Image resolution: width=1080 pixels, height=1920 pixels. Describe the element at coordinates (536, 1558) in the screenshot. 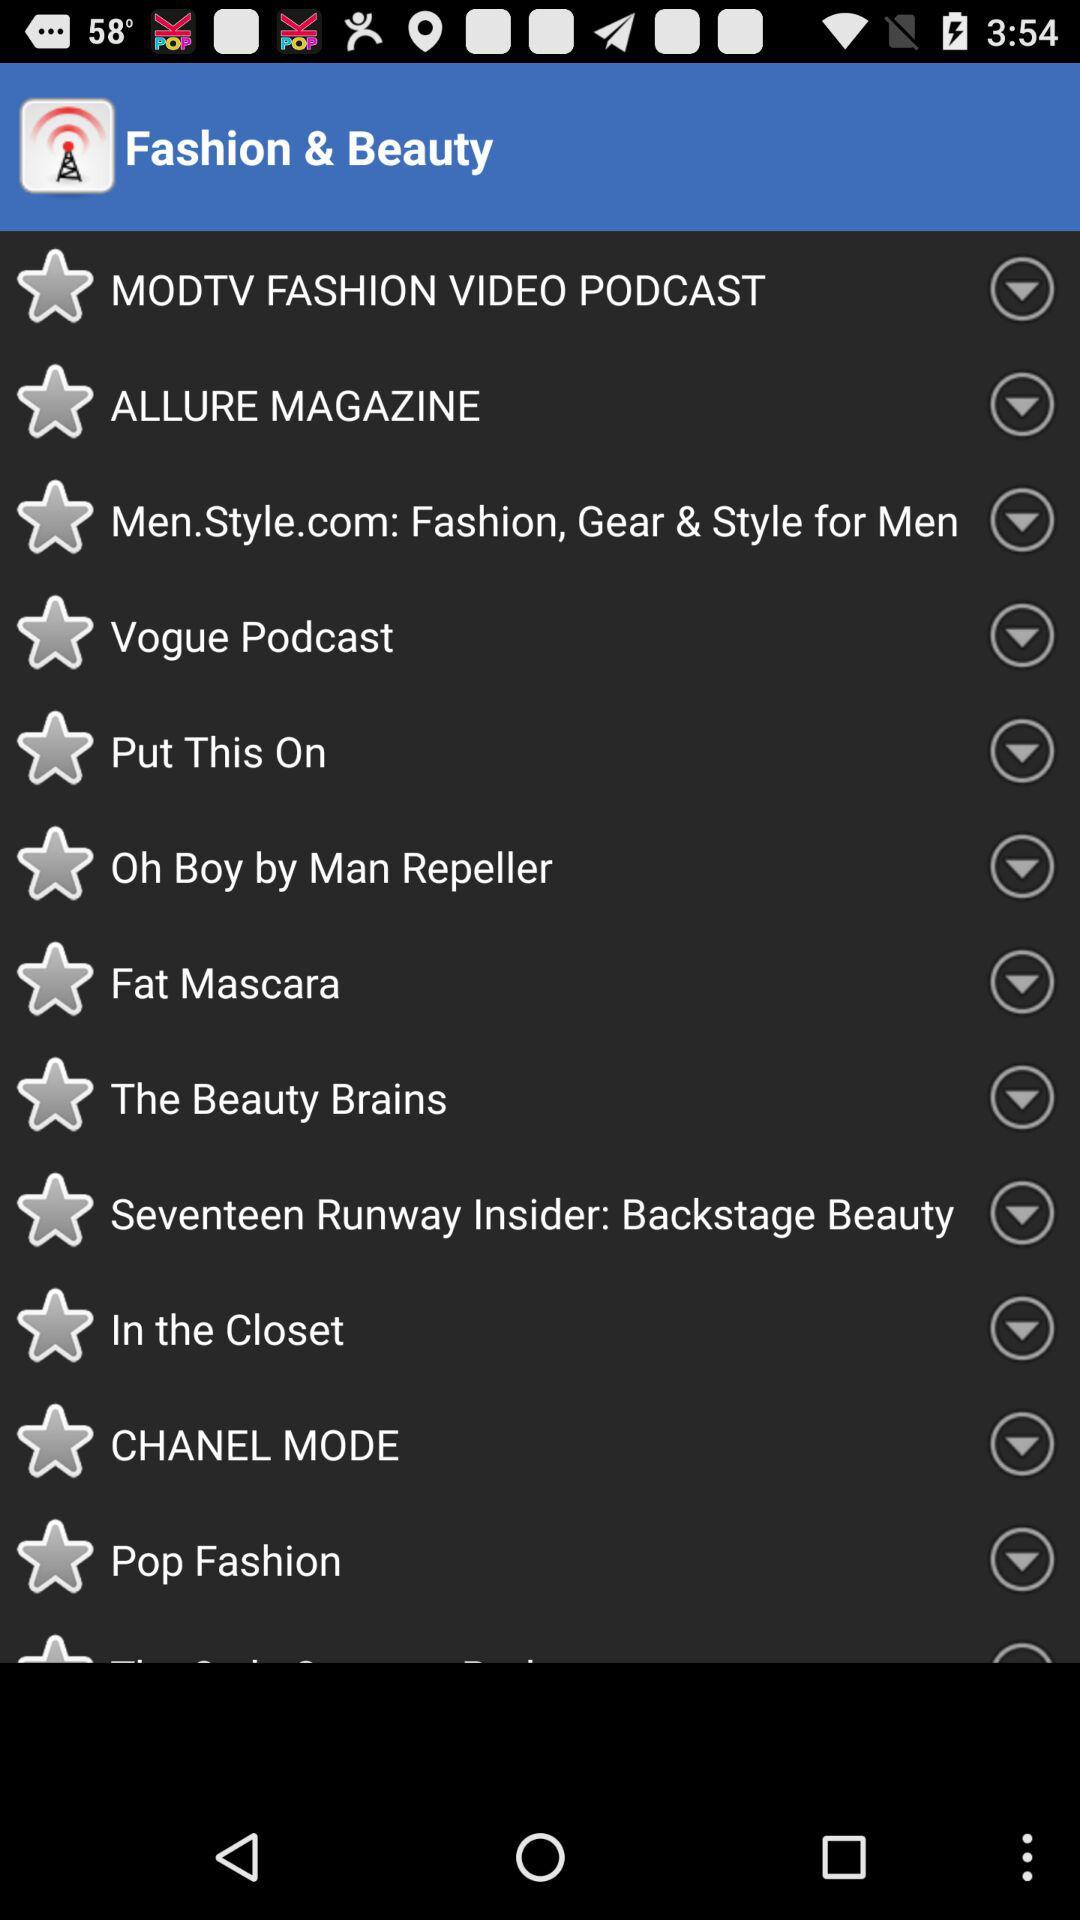

I see `the icon below the chanel mode app` at that location.